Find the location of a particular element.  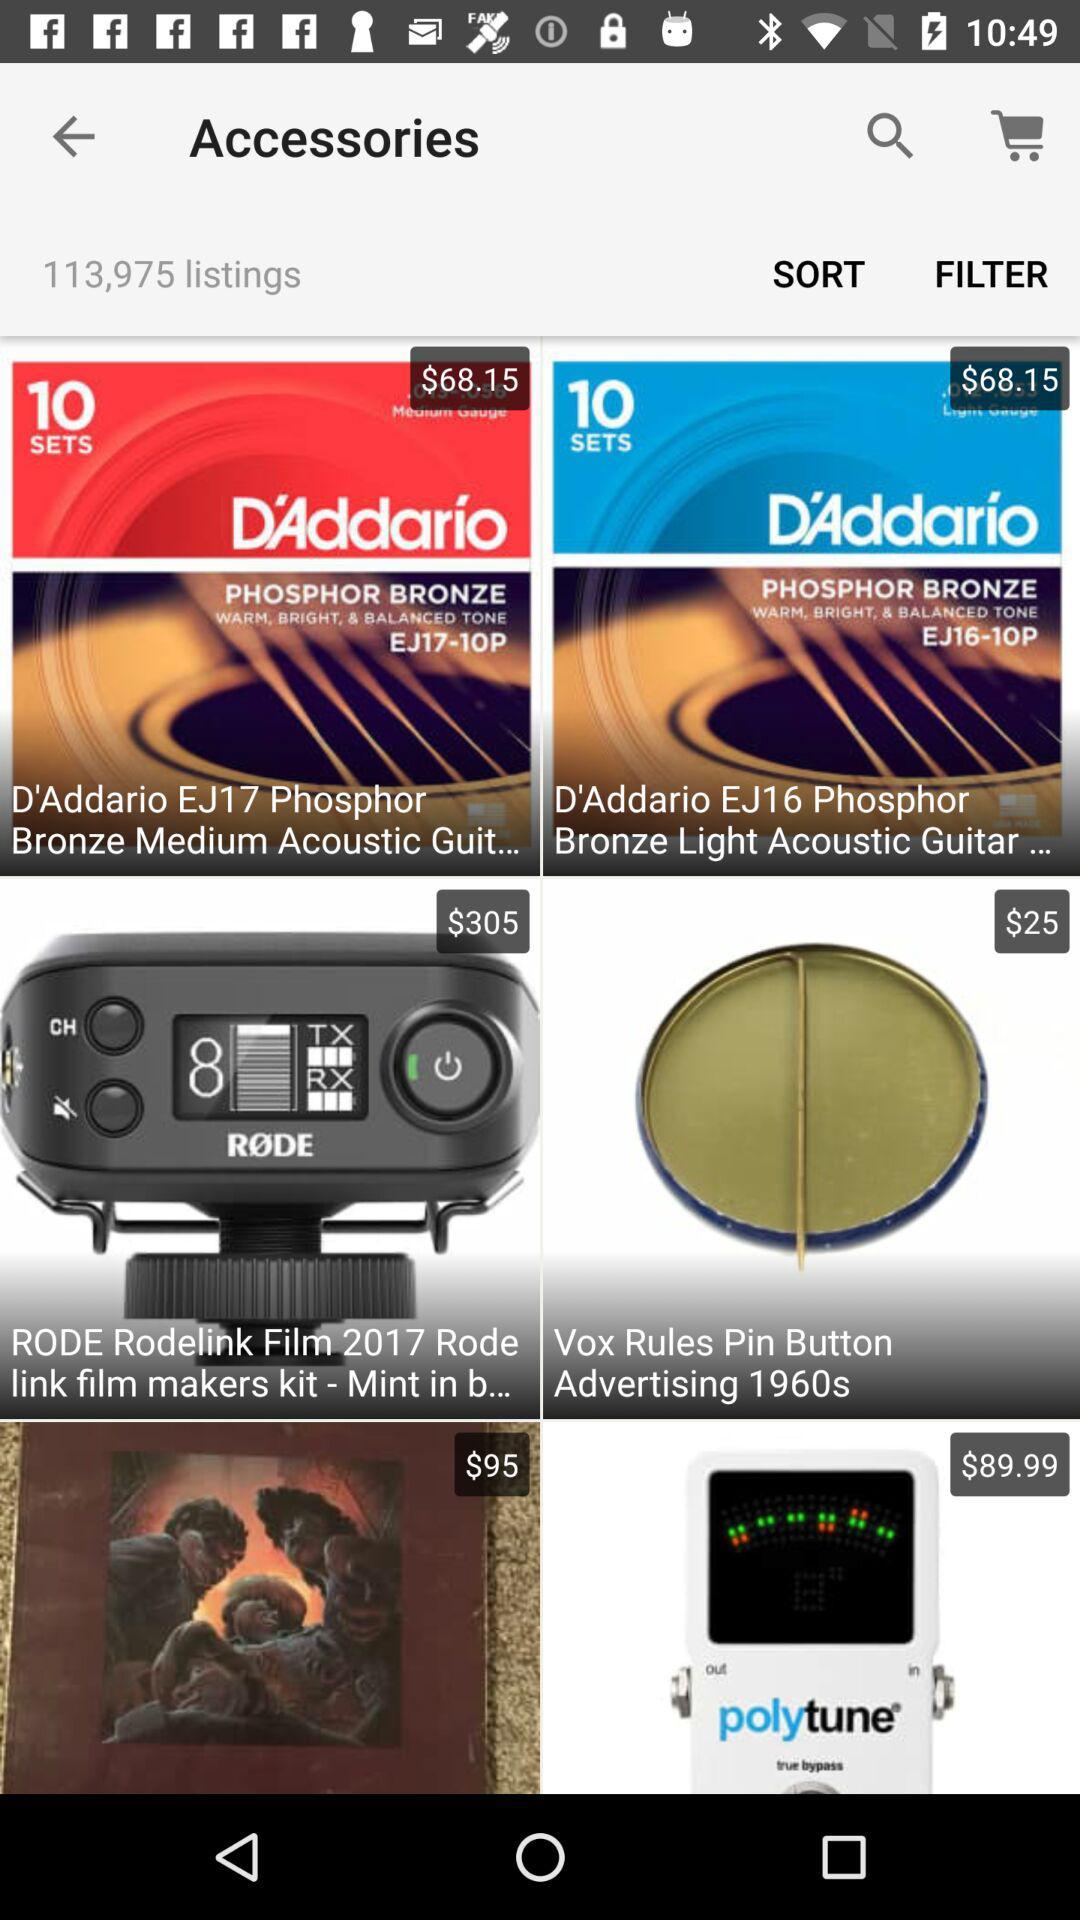

the item above the sort is located at coordinates (890, 135).